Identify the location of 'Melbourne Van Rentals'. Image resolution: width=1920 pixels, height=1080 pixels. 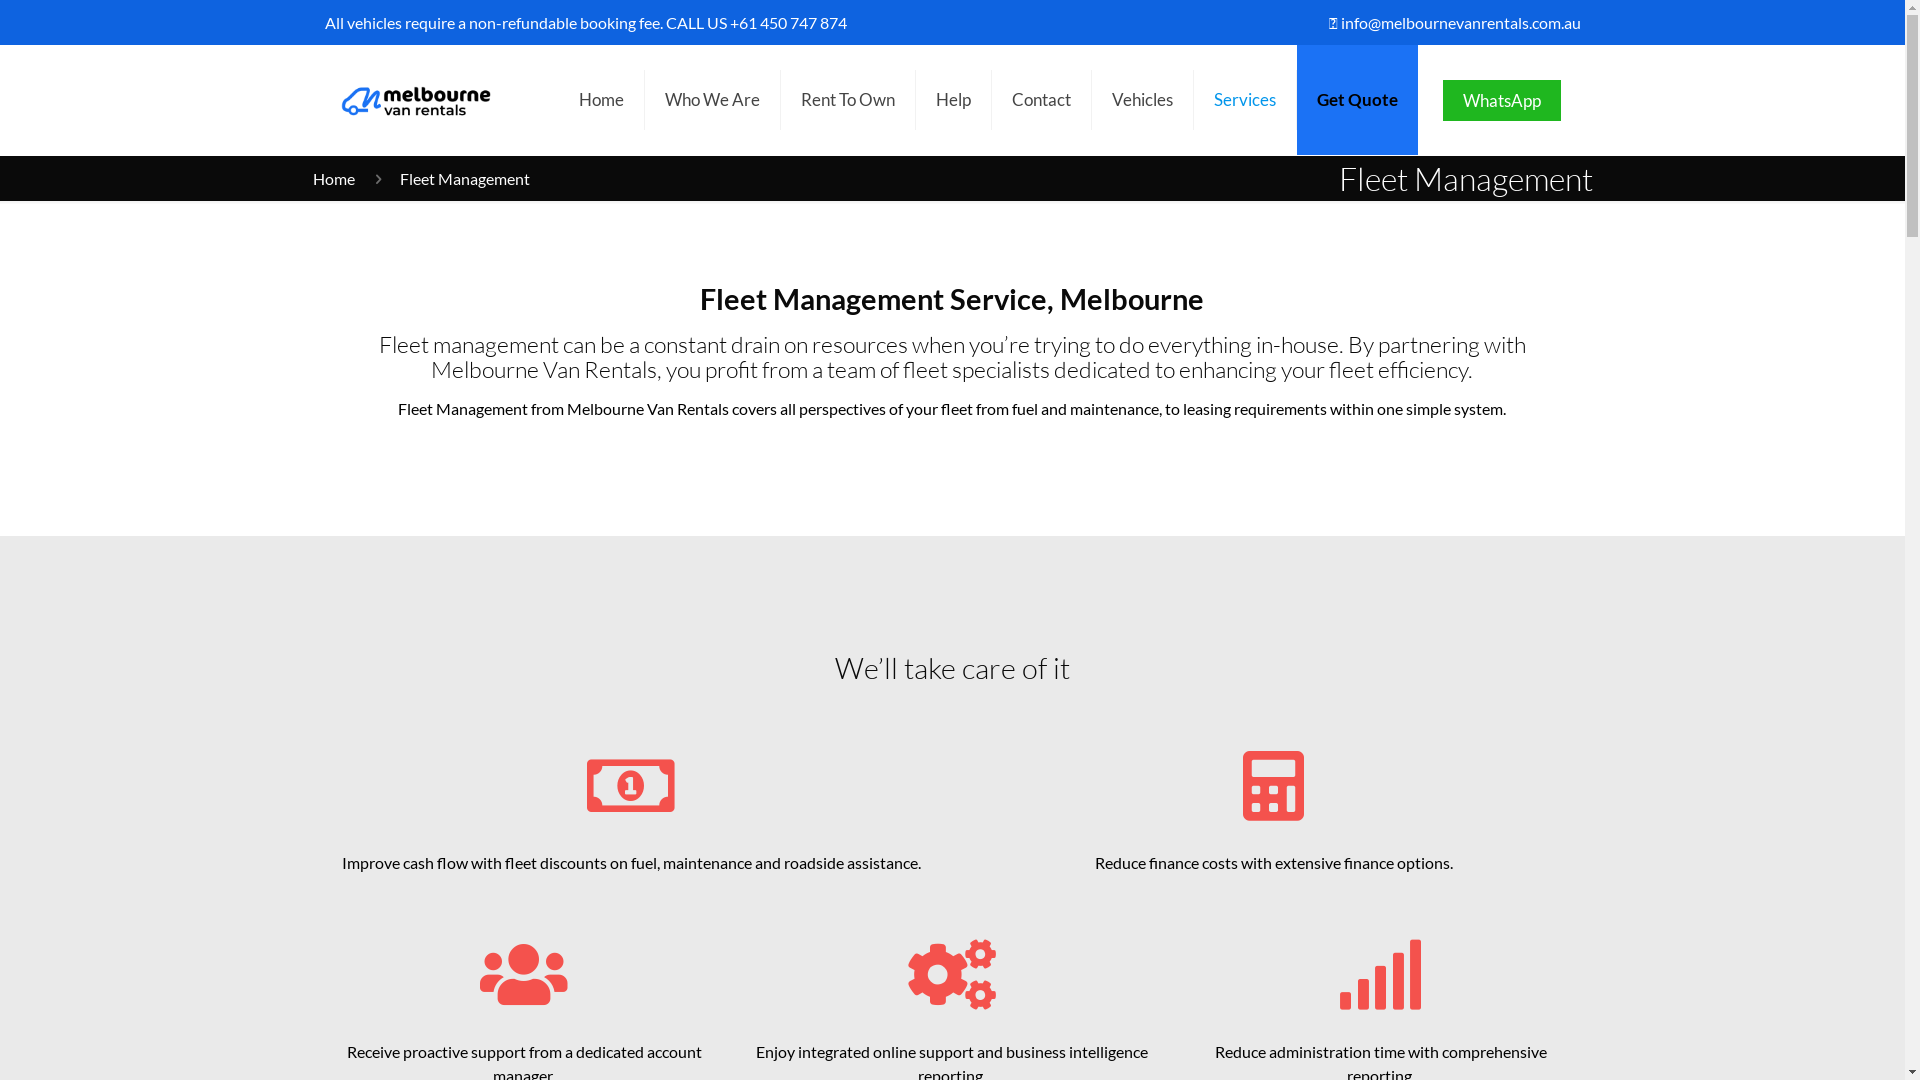
(411, 100).